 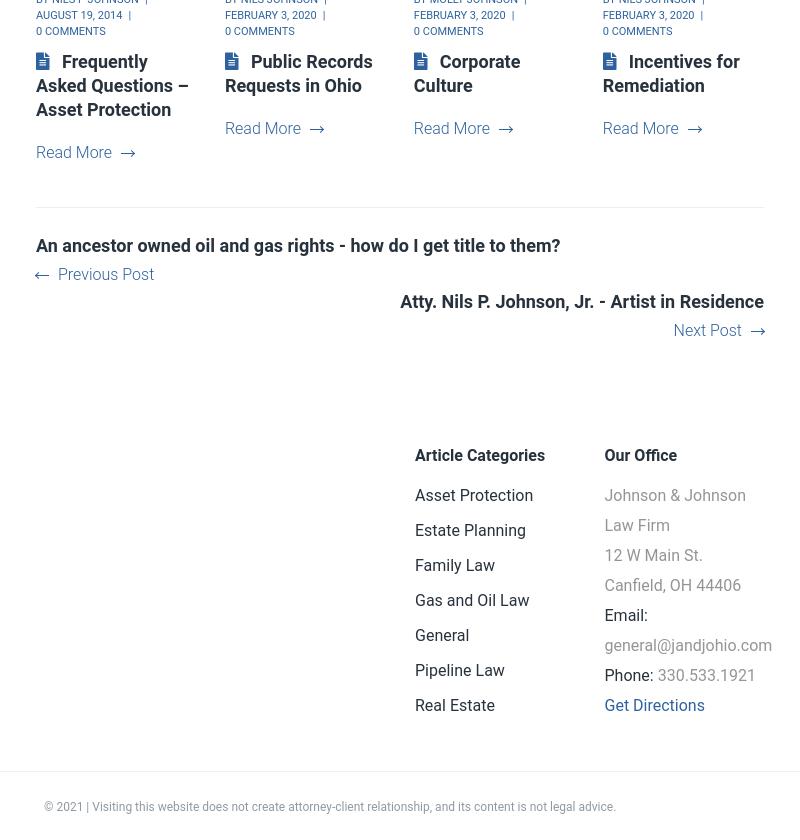 What do you see at coordinates (35, 85) in the screenshot?
I see `'Frequently Asked Questions – Asset Protection'` at bounding box center [35, 85].